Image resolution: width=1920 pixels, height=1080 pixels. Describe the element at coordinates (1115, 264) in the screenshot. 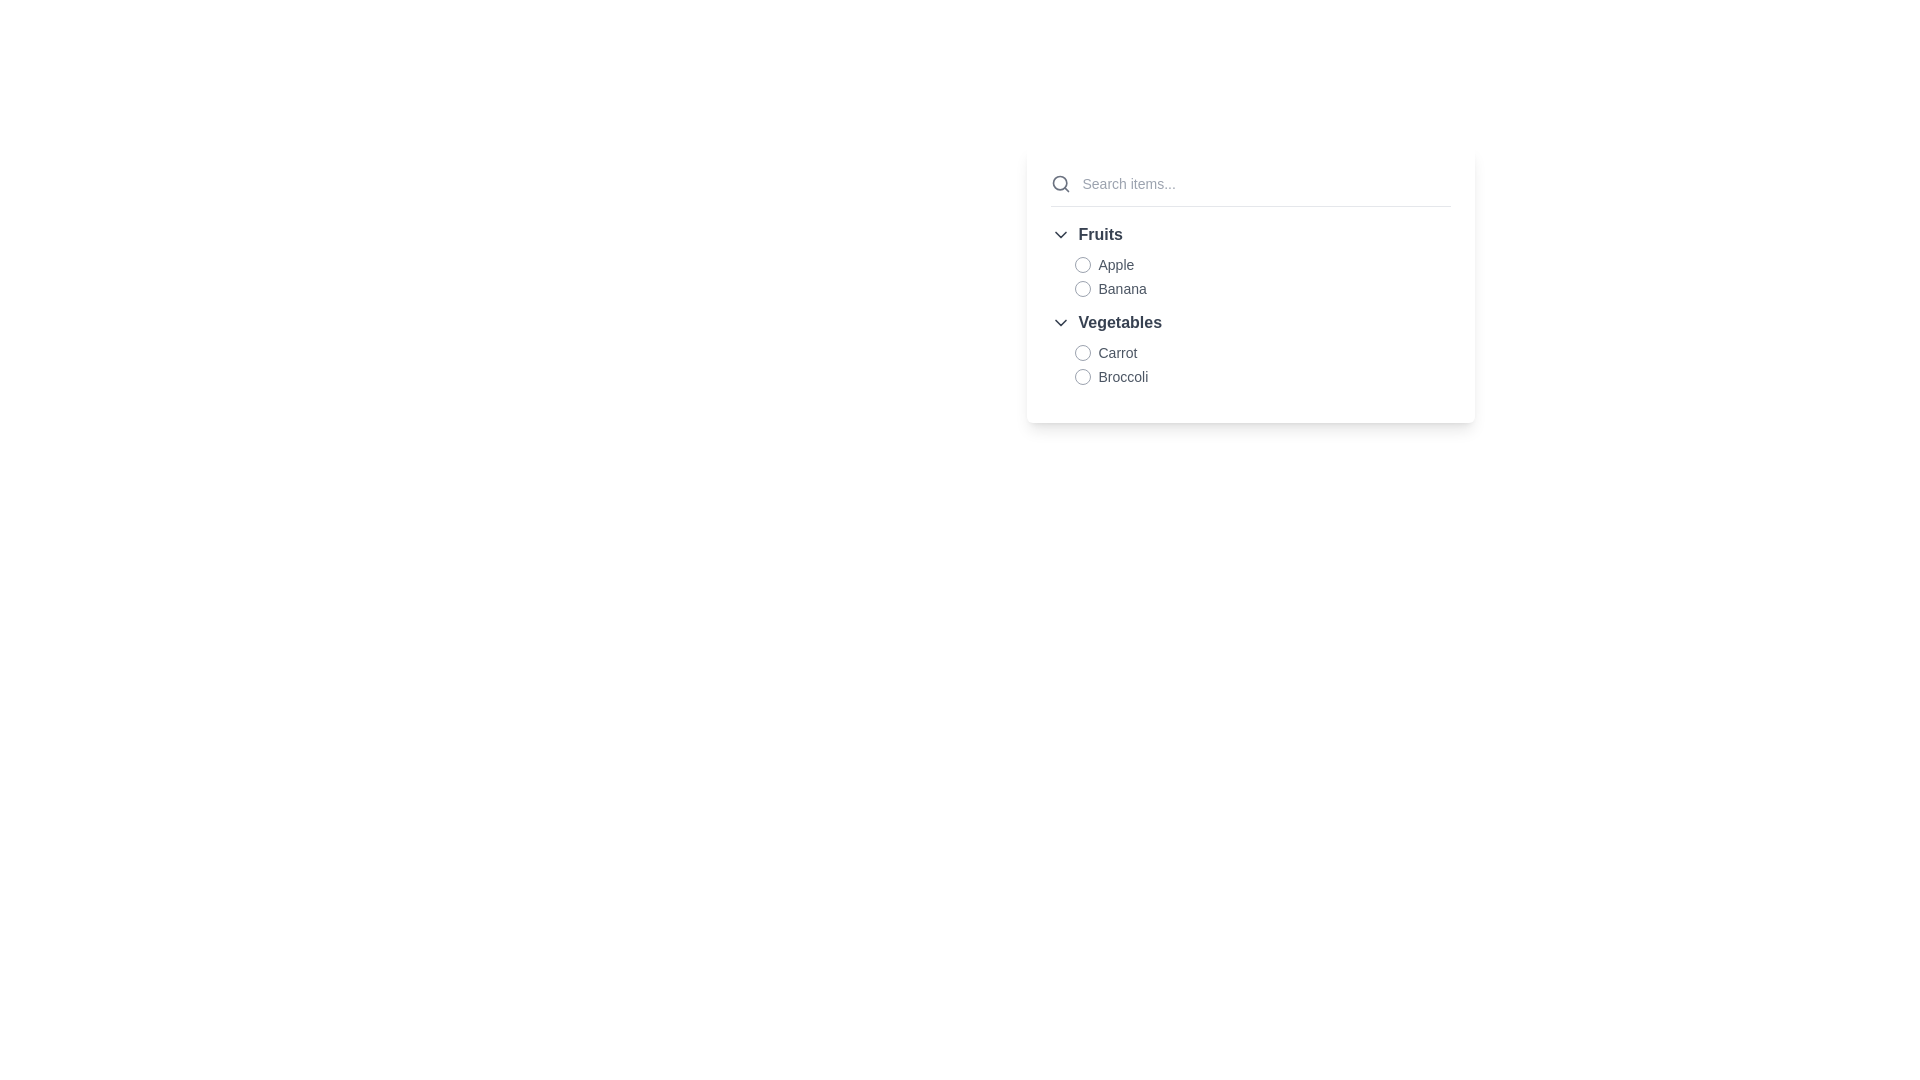

I see `the 'Apple' label in gray shade, which is the first listed fruit item under the 'Fruits' category in the dropdown list` at that location.